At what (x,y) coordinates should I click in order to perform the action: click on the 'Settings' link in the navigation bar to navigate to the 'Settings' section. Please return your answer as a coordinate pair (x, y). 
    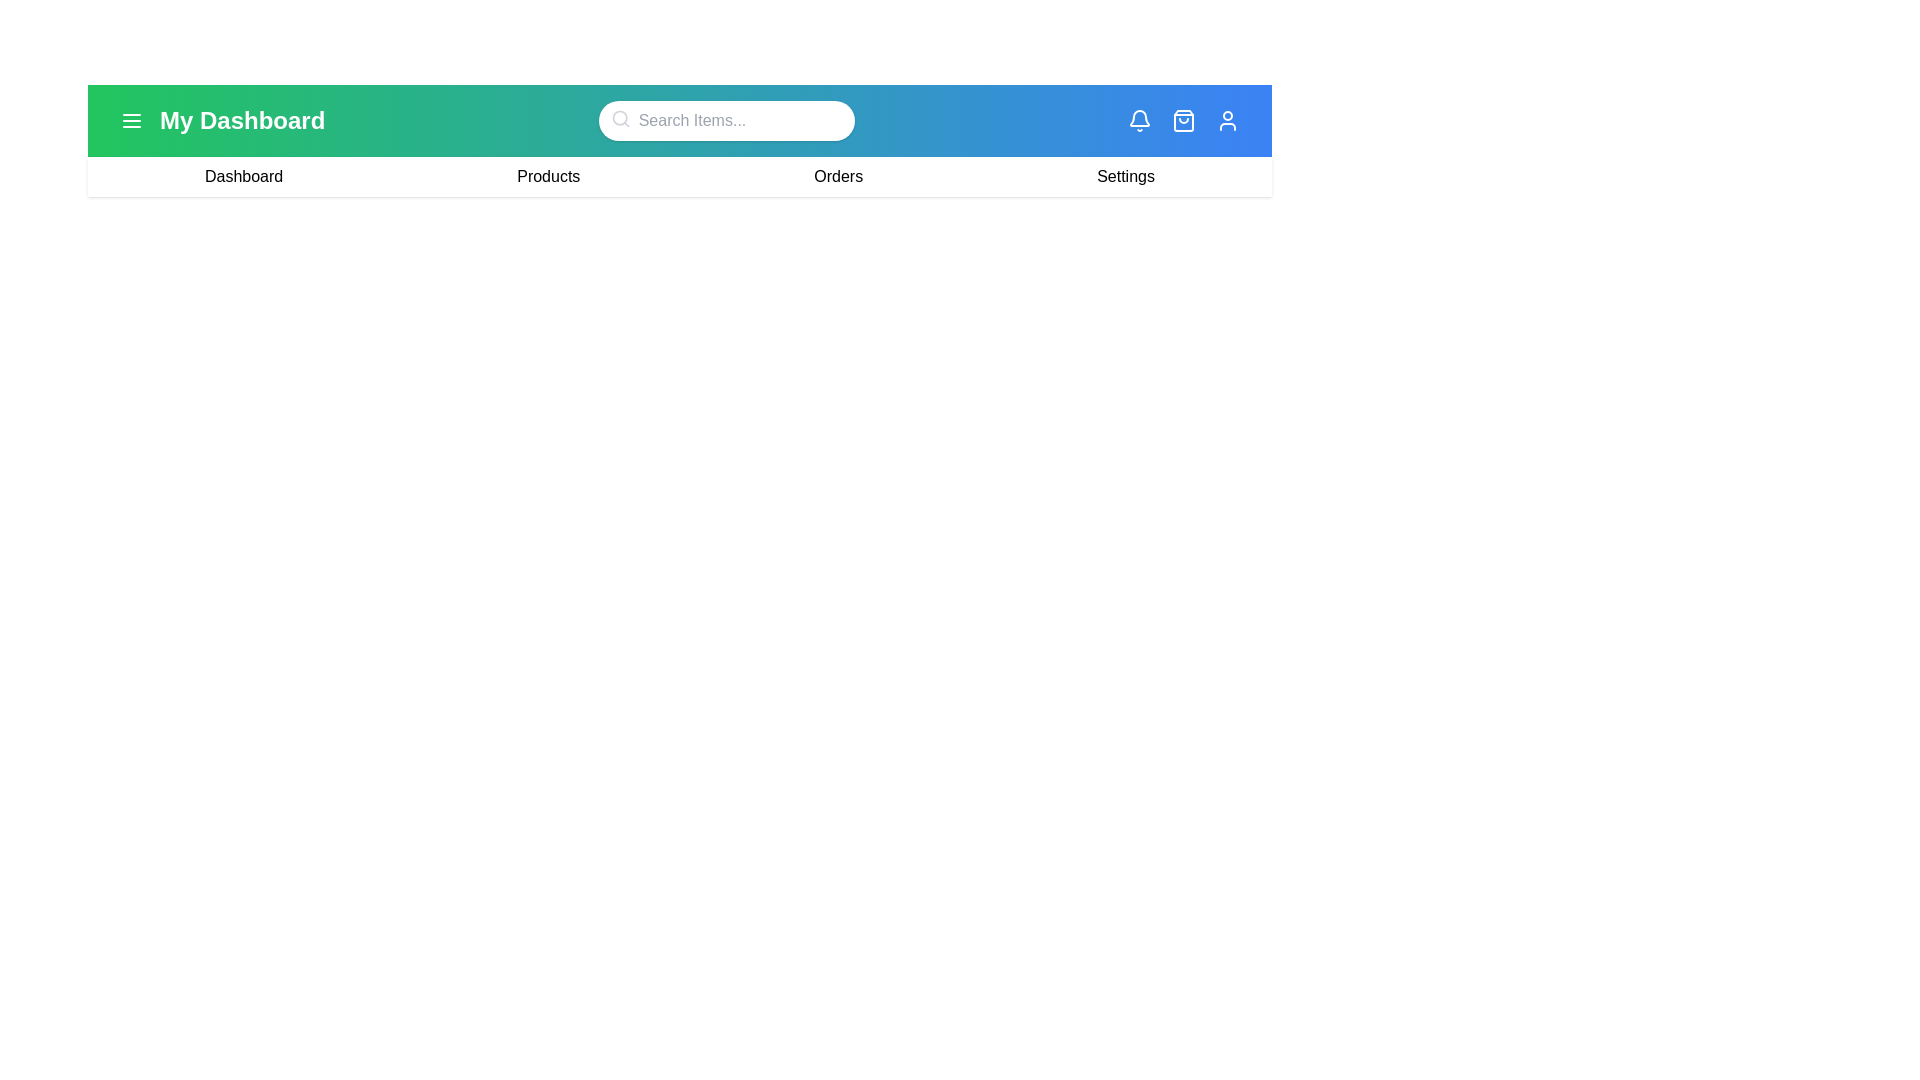
    Looking at the image, I should click on (1126, 176).